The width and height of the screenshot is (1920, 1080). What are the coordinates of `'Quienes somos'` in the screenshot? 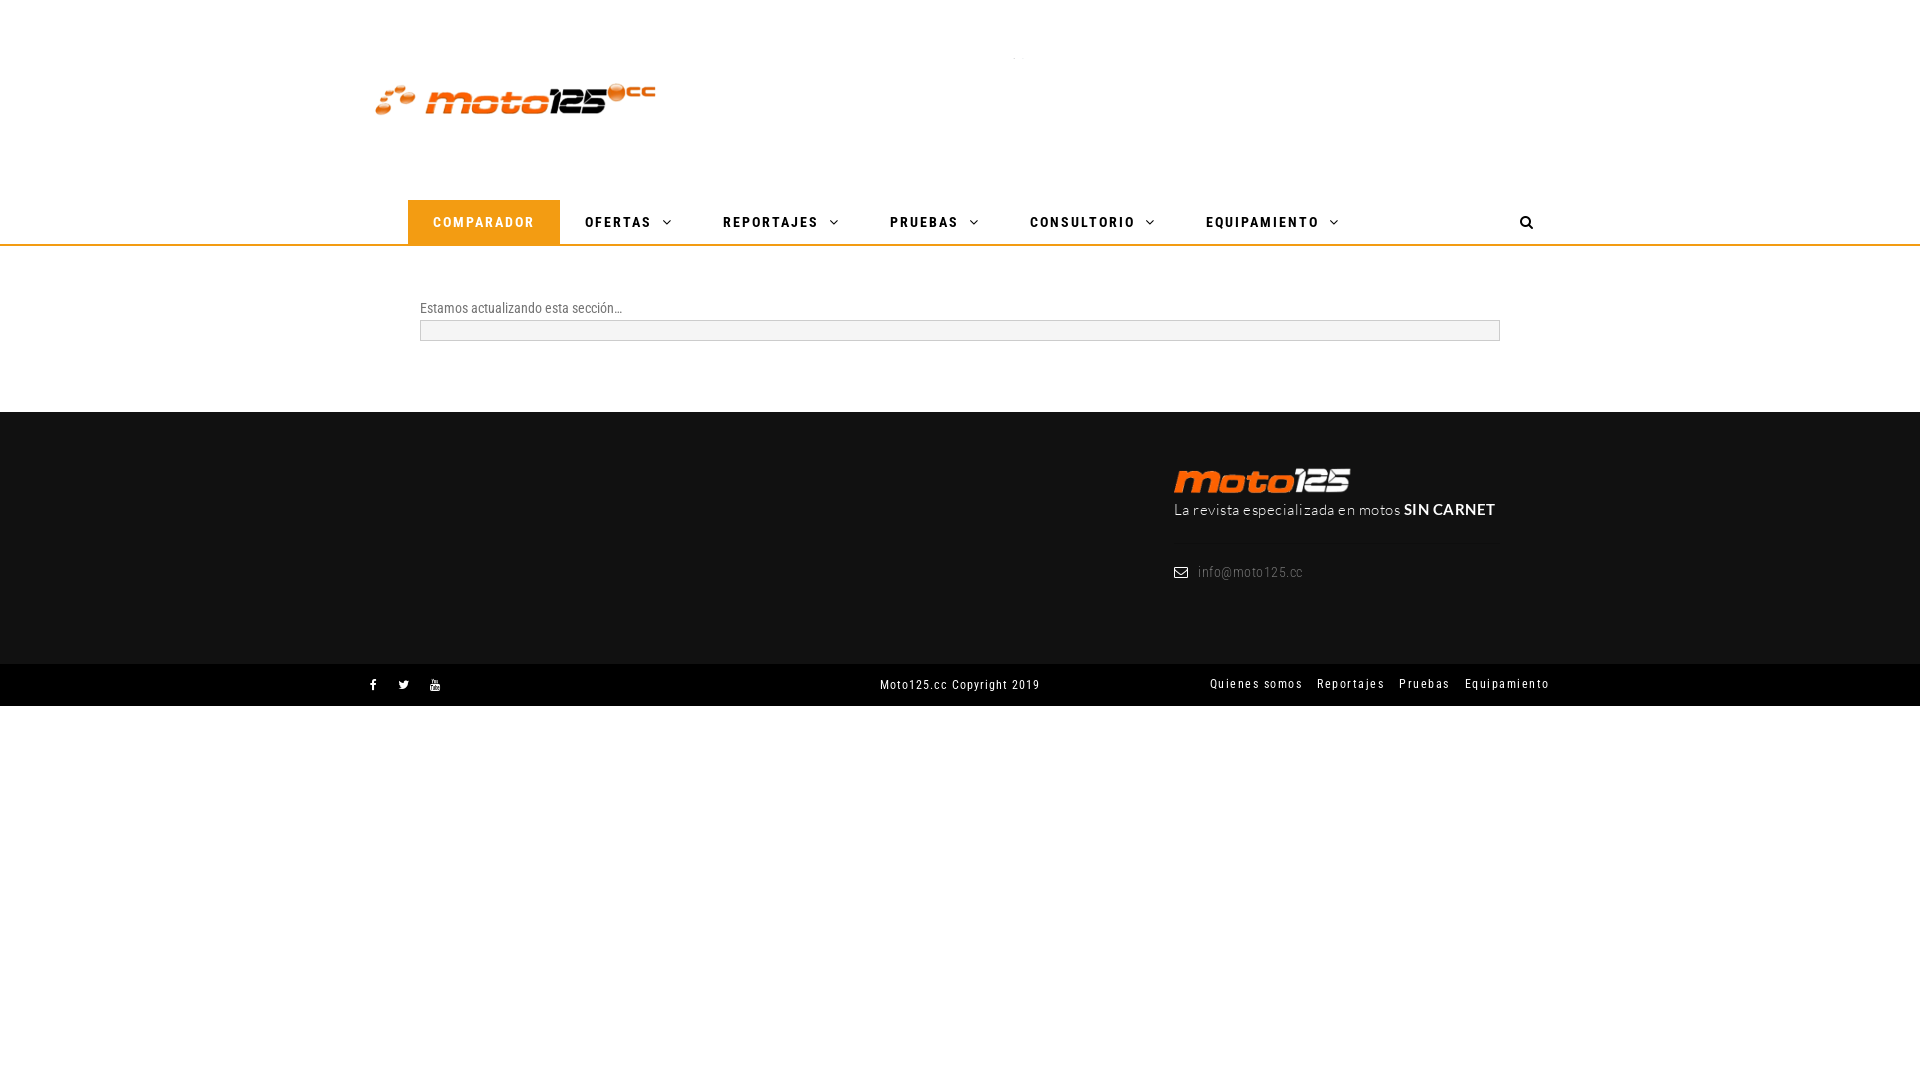 It's located at (1247, 682).